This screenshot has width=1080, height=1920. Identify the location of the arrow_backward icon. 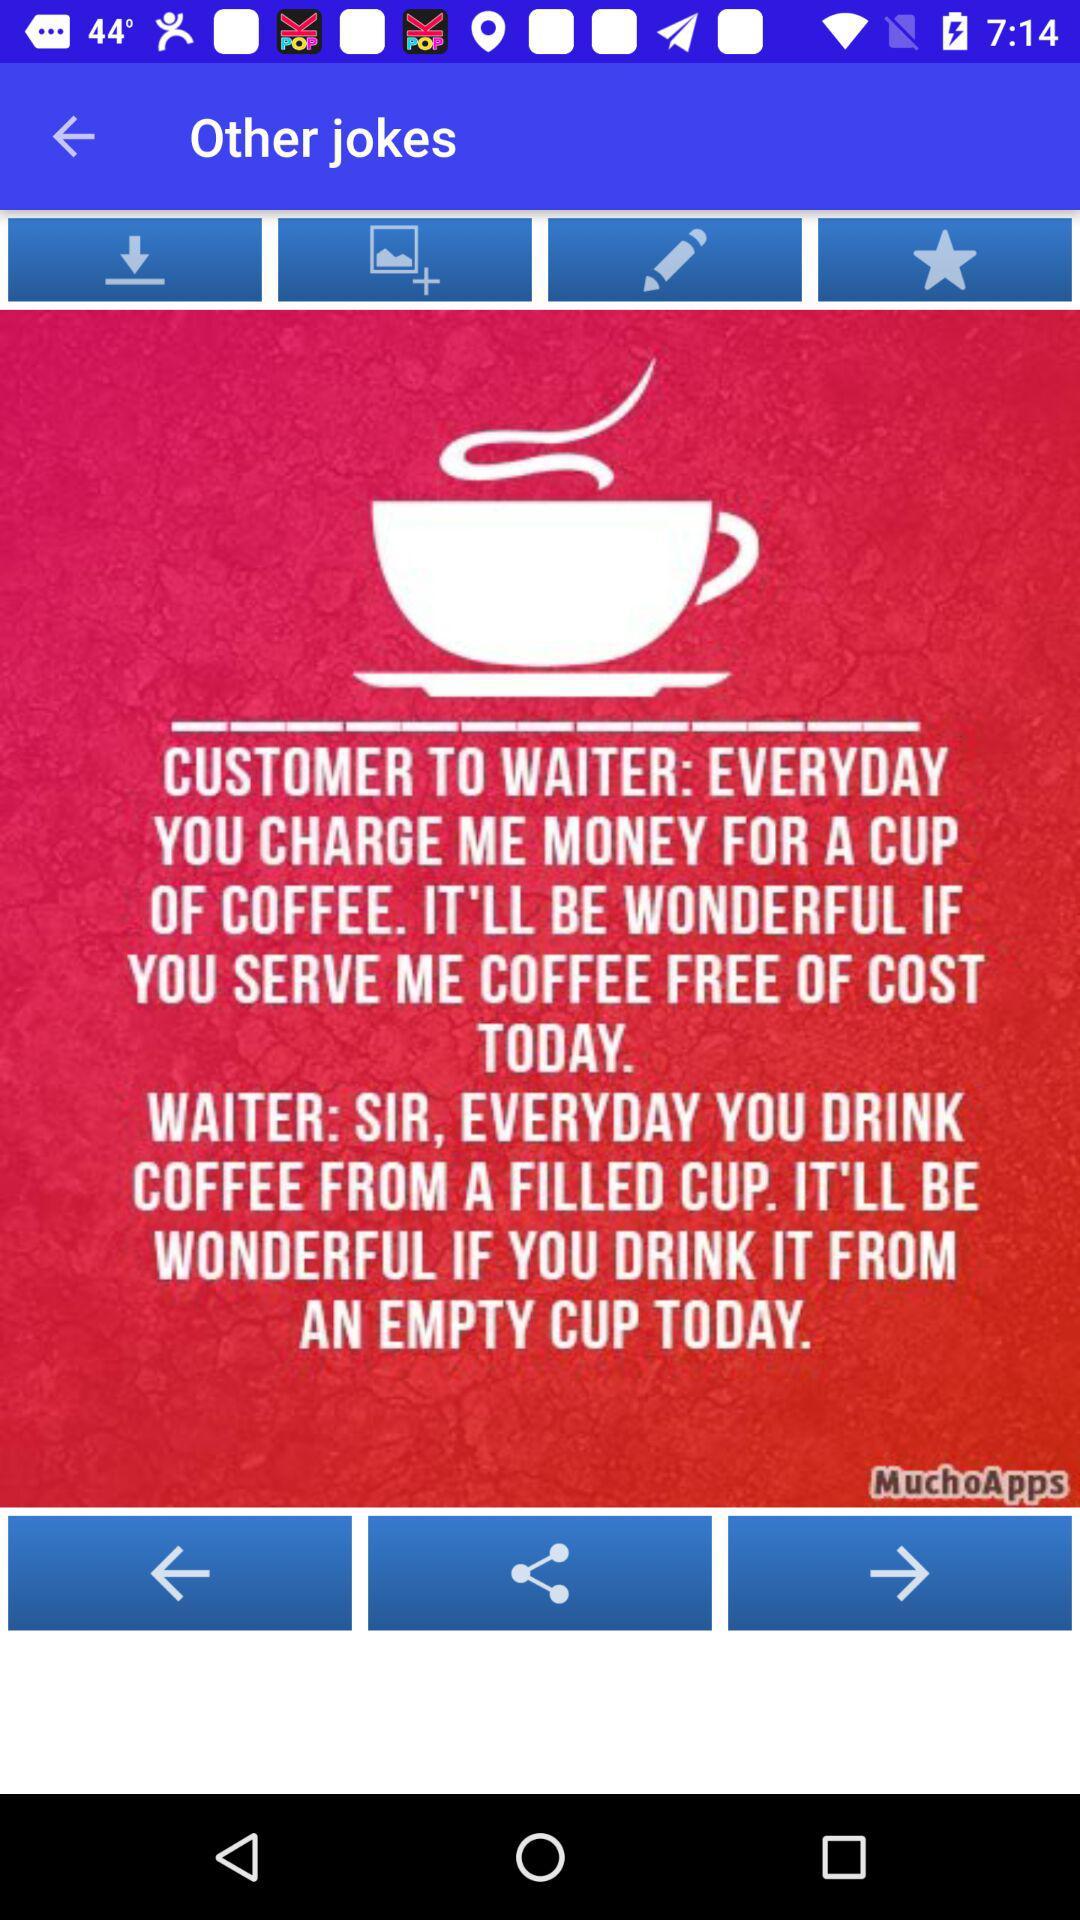
(540, 1572).